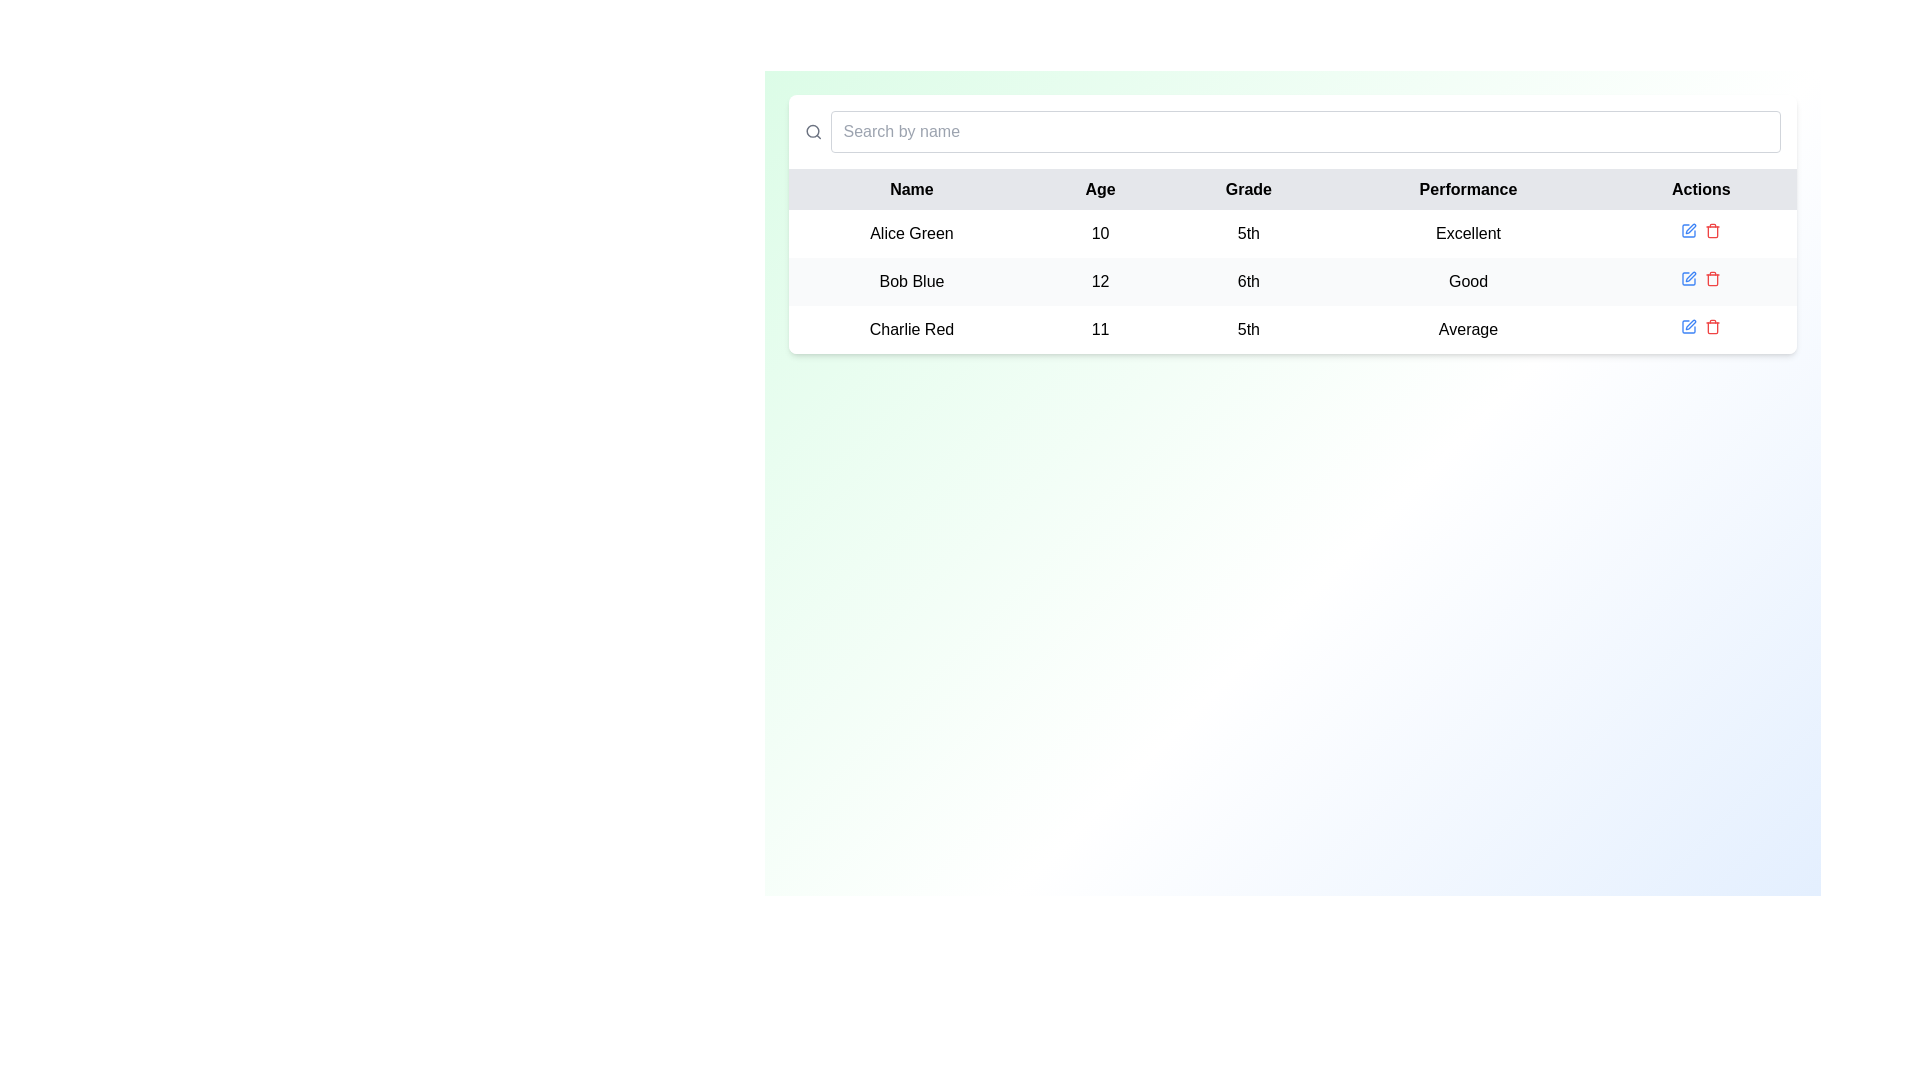  I want to click on the 'Name' label in the header row of the table, which is styled with bold text and positioned as the first column header, so click(911, 189).